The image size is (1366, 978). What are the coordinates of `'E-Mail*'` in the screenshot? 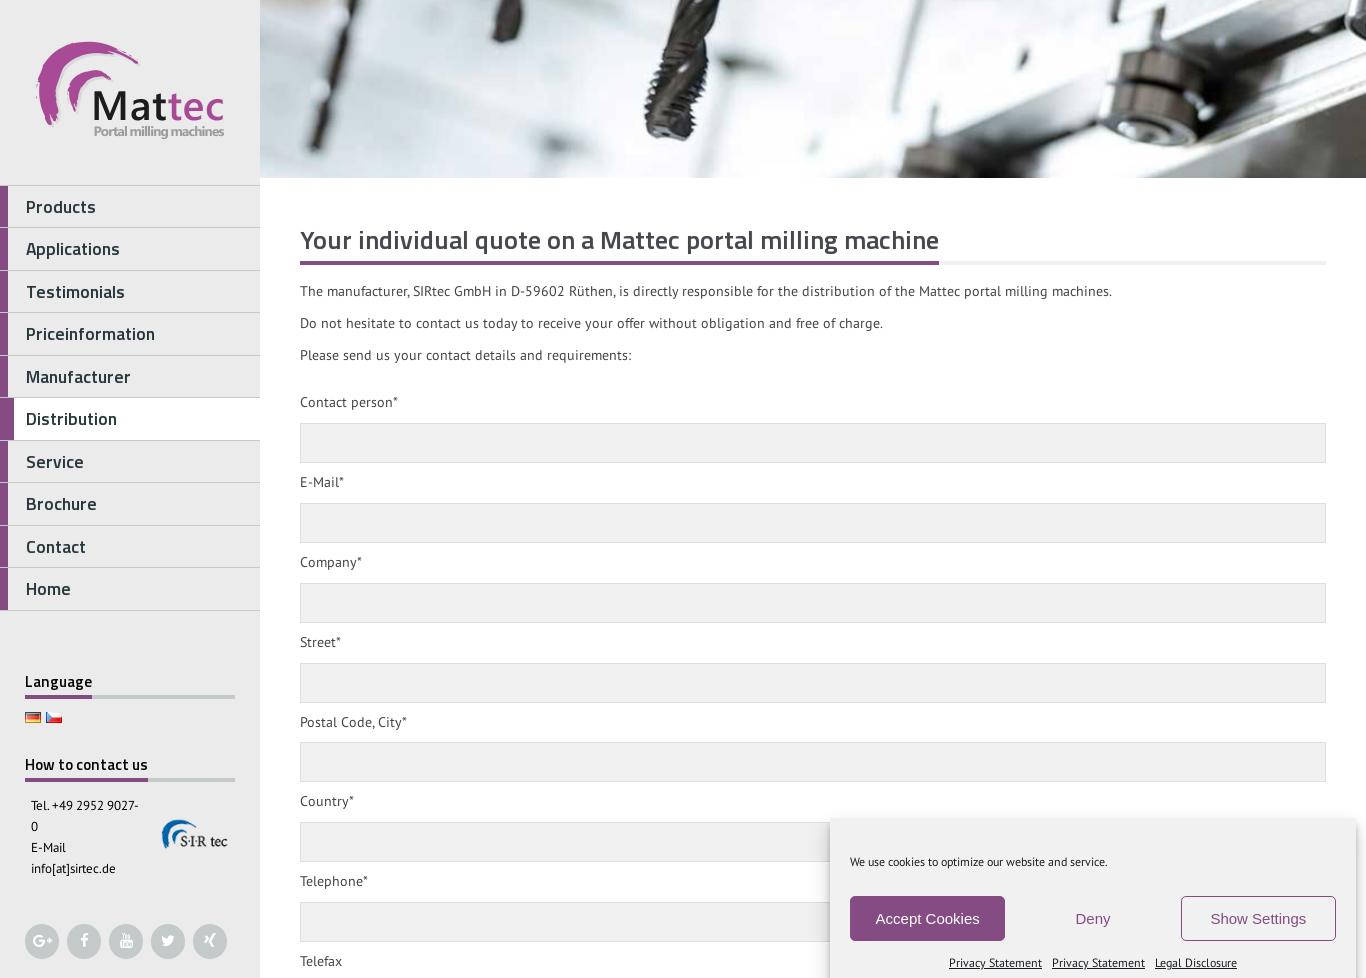 It's located at (321, 480).